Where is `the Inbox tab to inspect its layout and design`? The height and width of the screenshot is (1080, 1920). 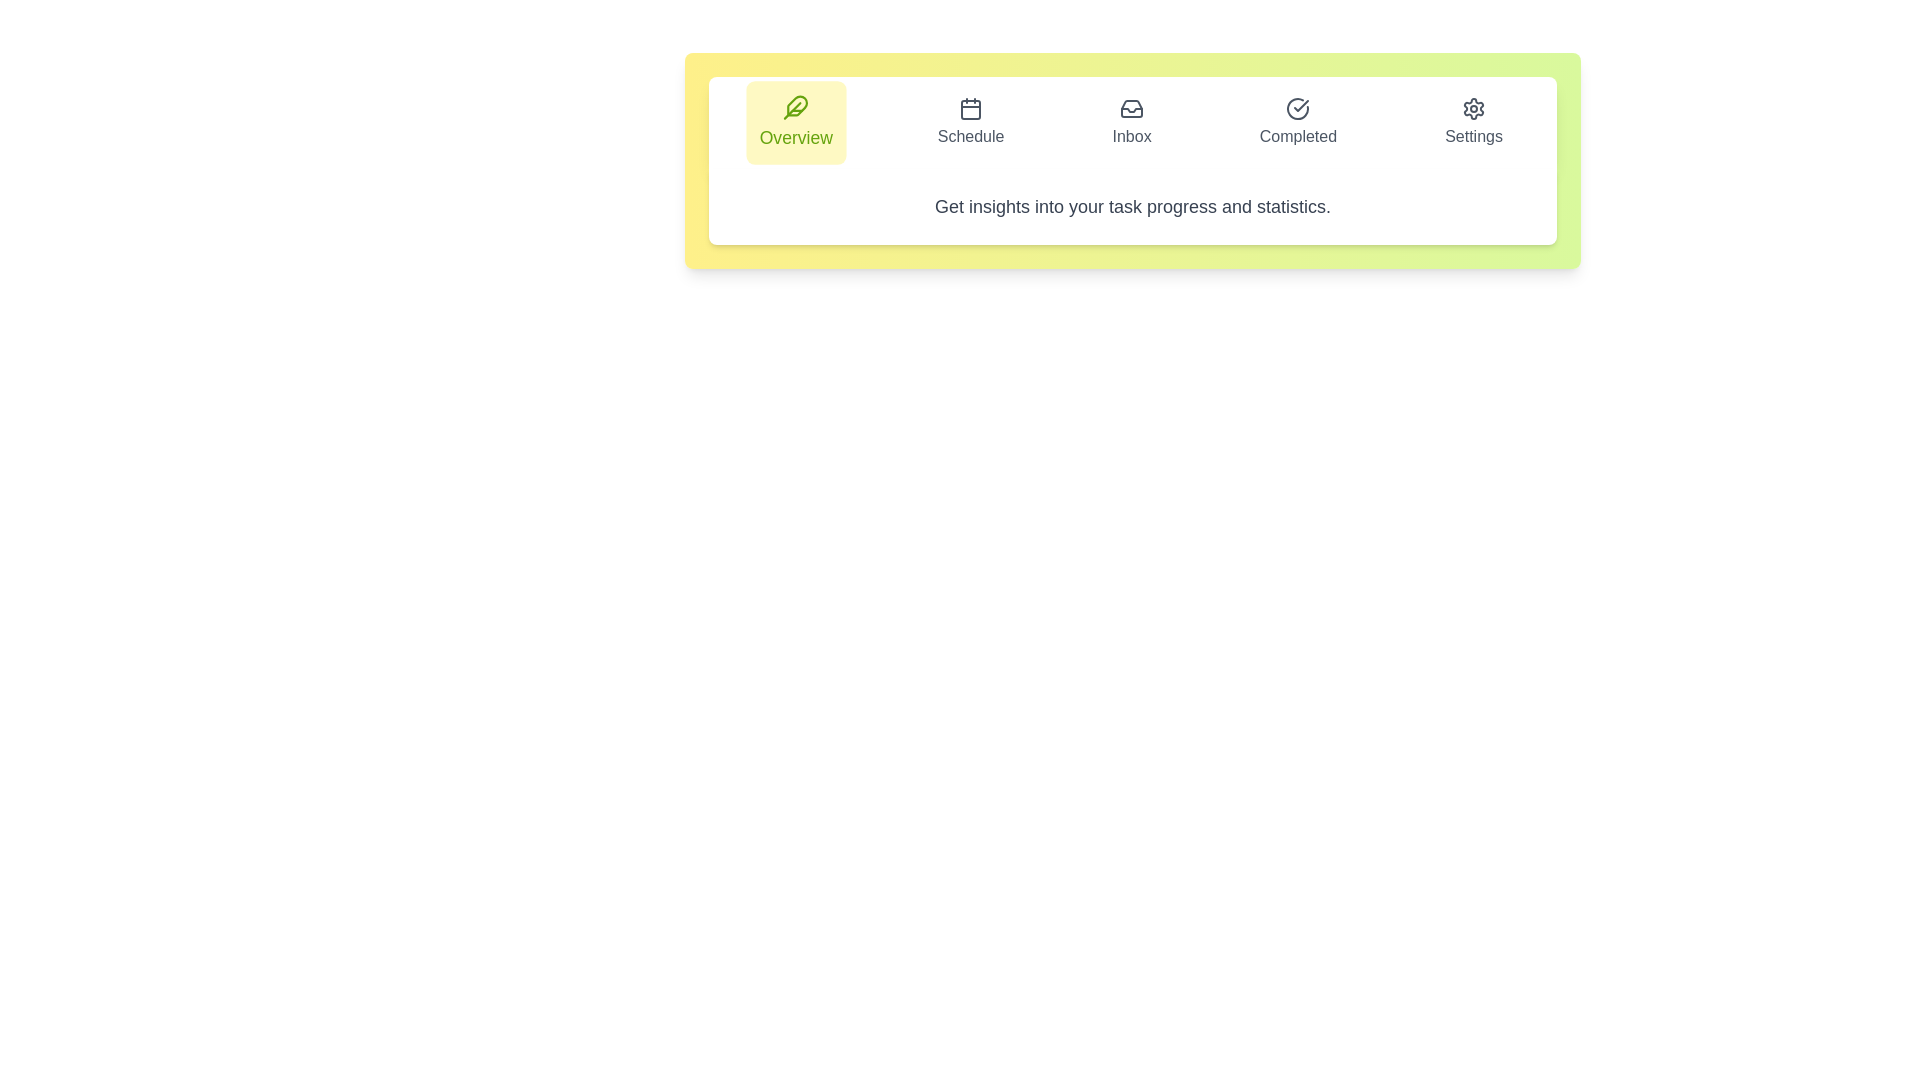 the Inbox tab to inspect its layout and design is located at coordinates (1132, 123).